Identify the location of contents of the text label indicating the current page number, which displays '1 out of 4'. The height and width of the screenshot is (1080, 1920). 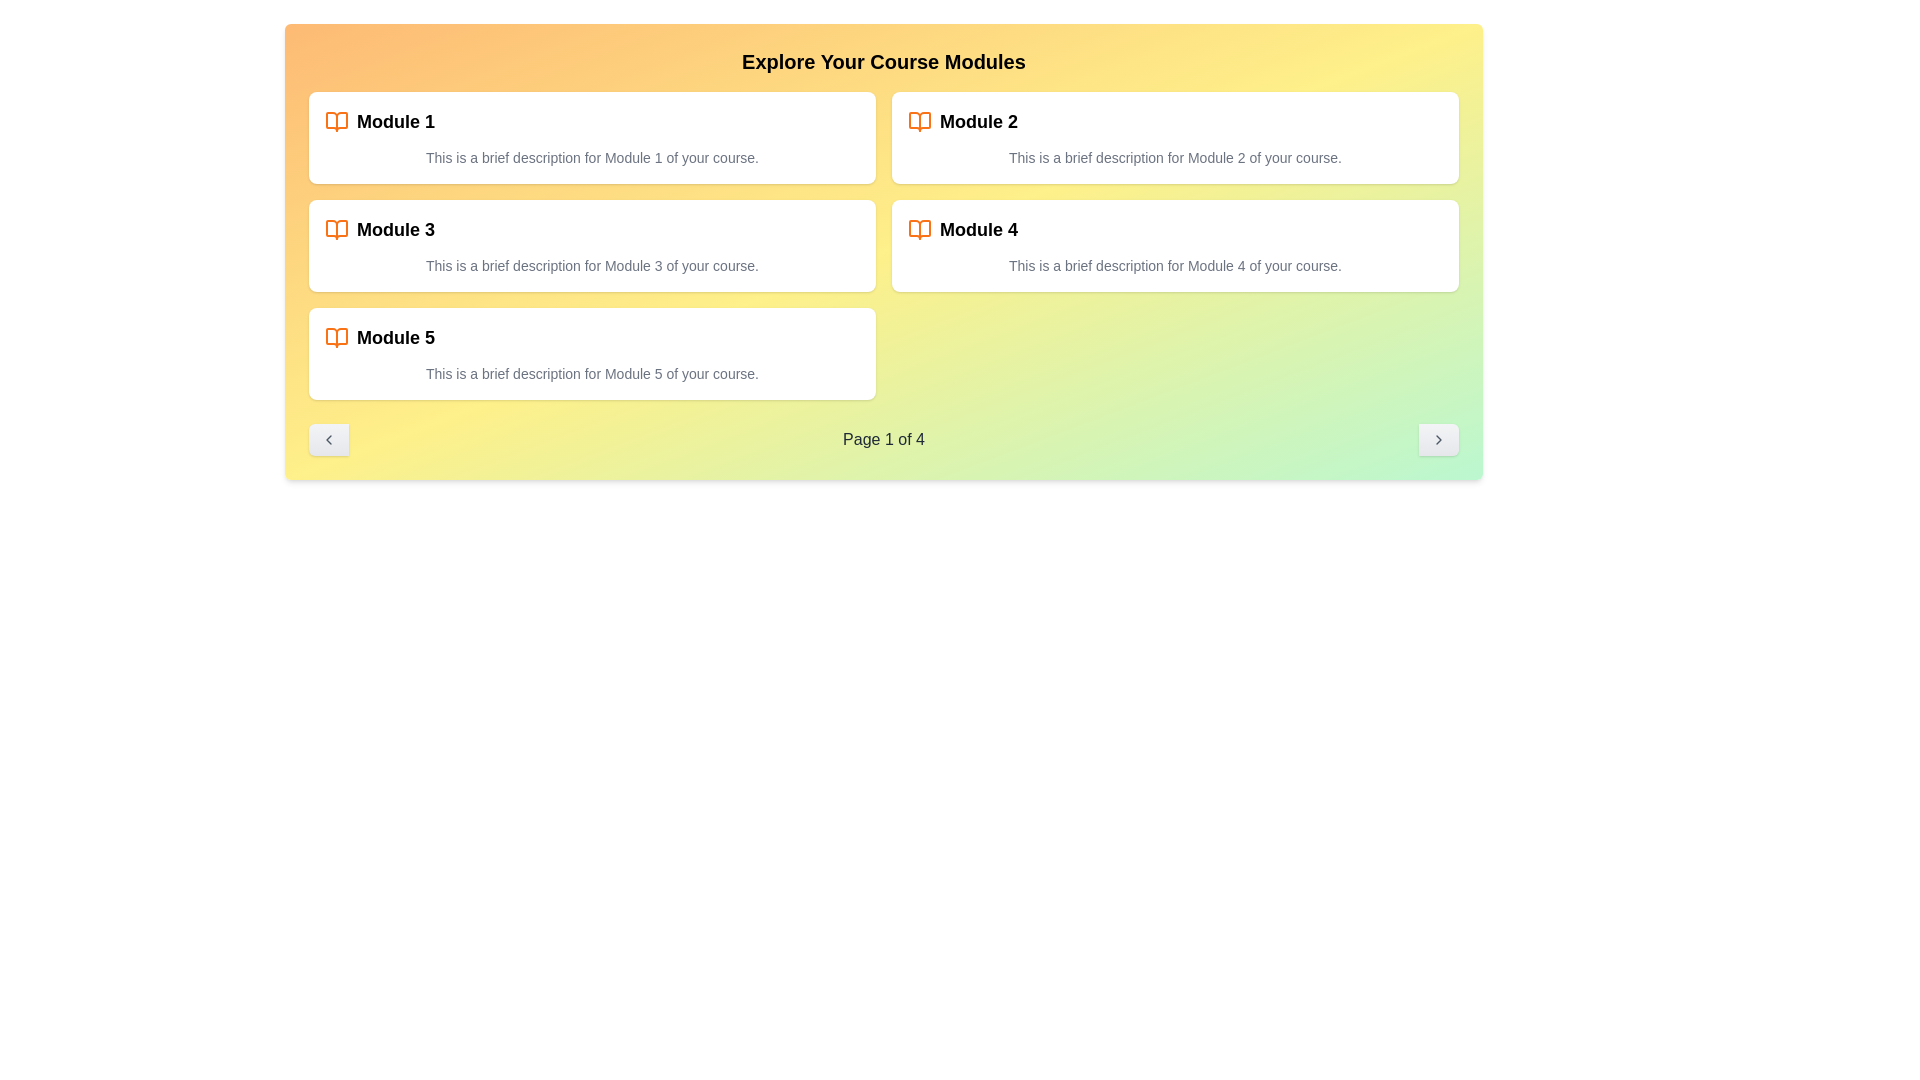
(882, 438).